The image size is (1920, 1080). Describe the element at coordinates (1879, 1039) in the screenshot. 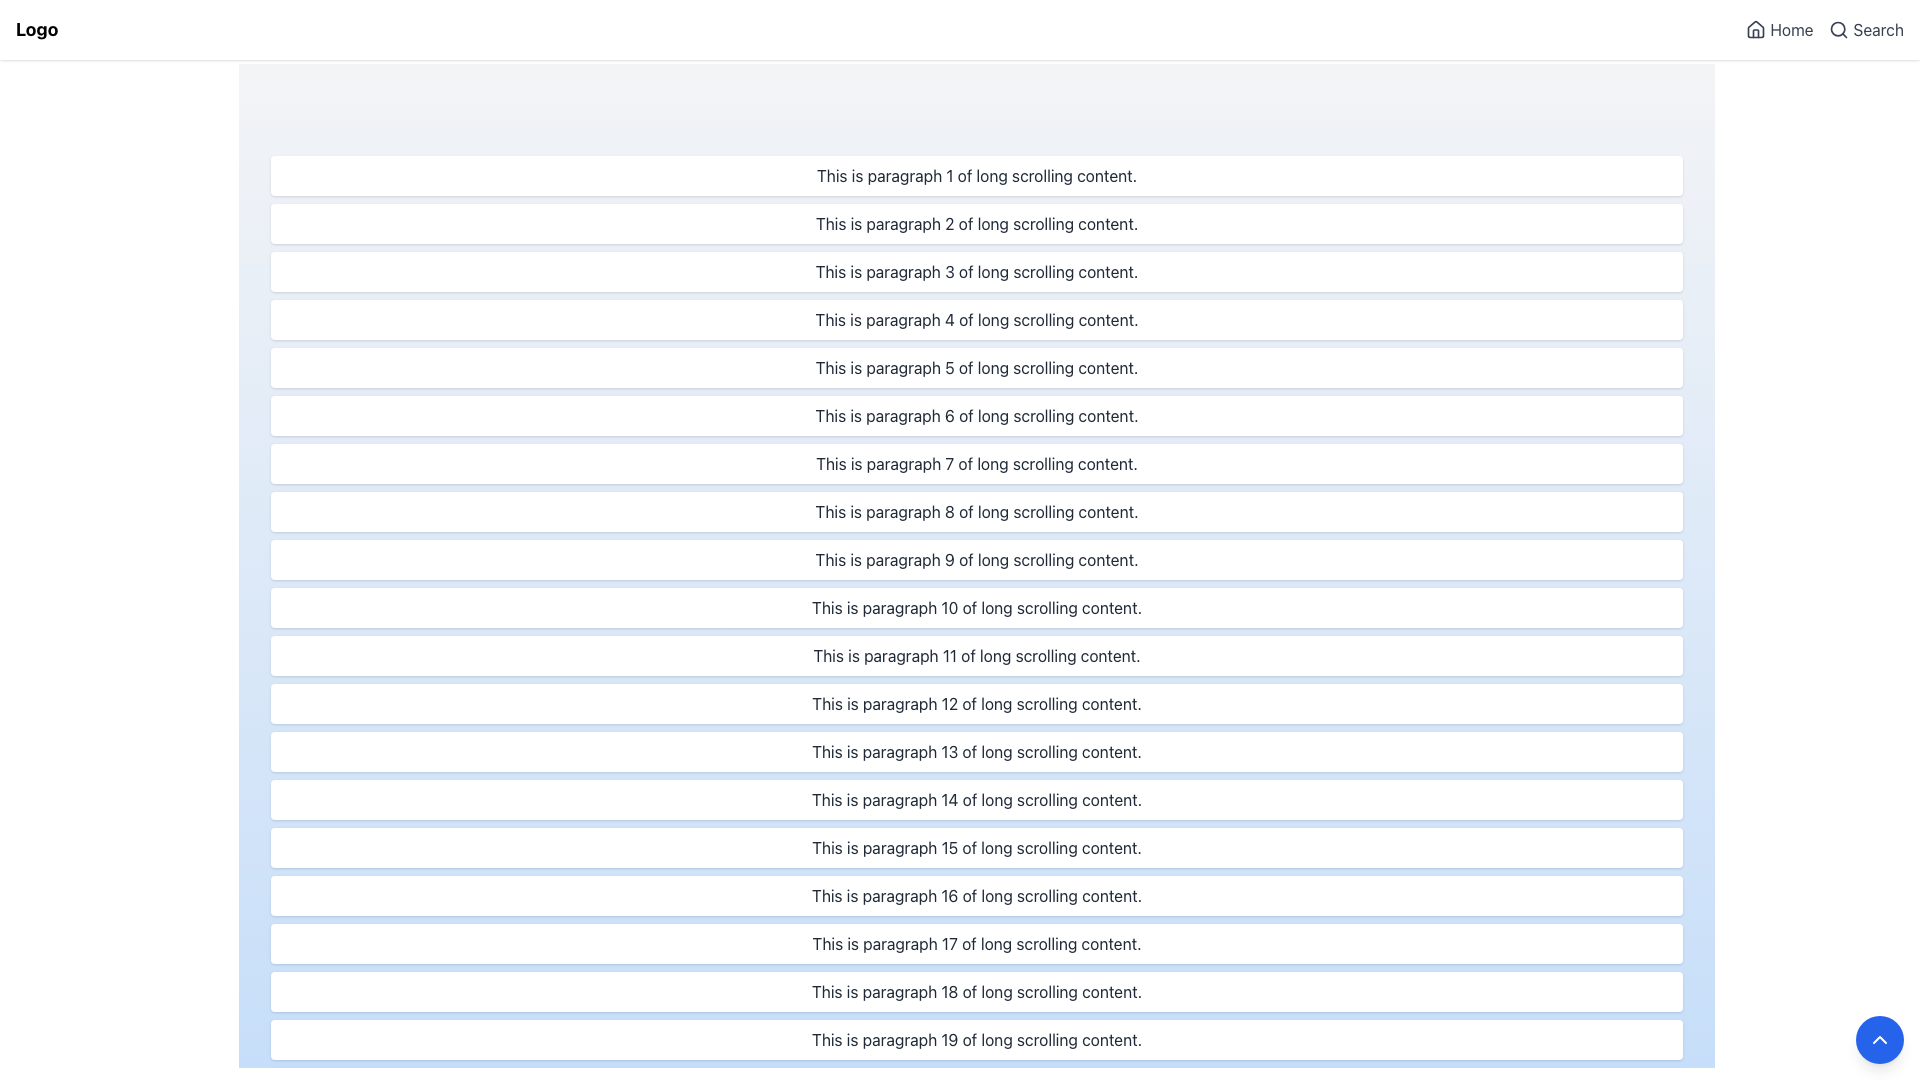

I see `the circular blue button located at the bottom-right corner of the page` at that location.